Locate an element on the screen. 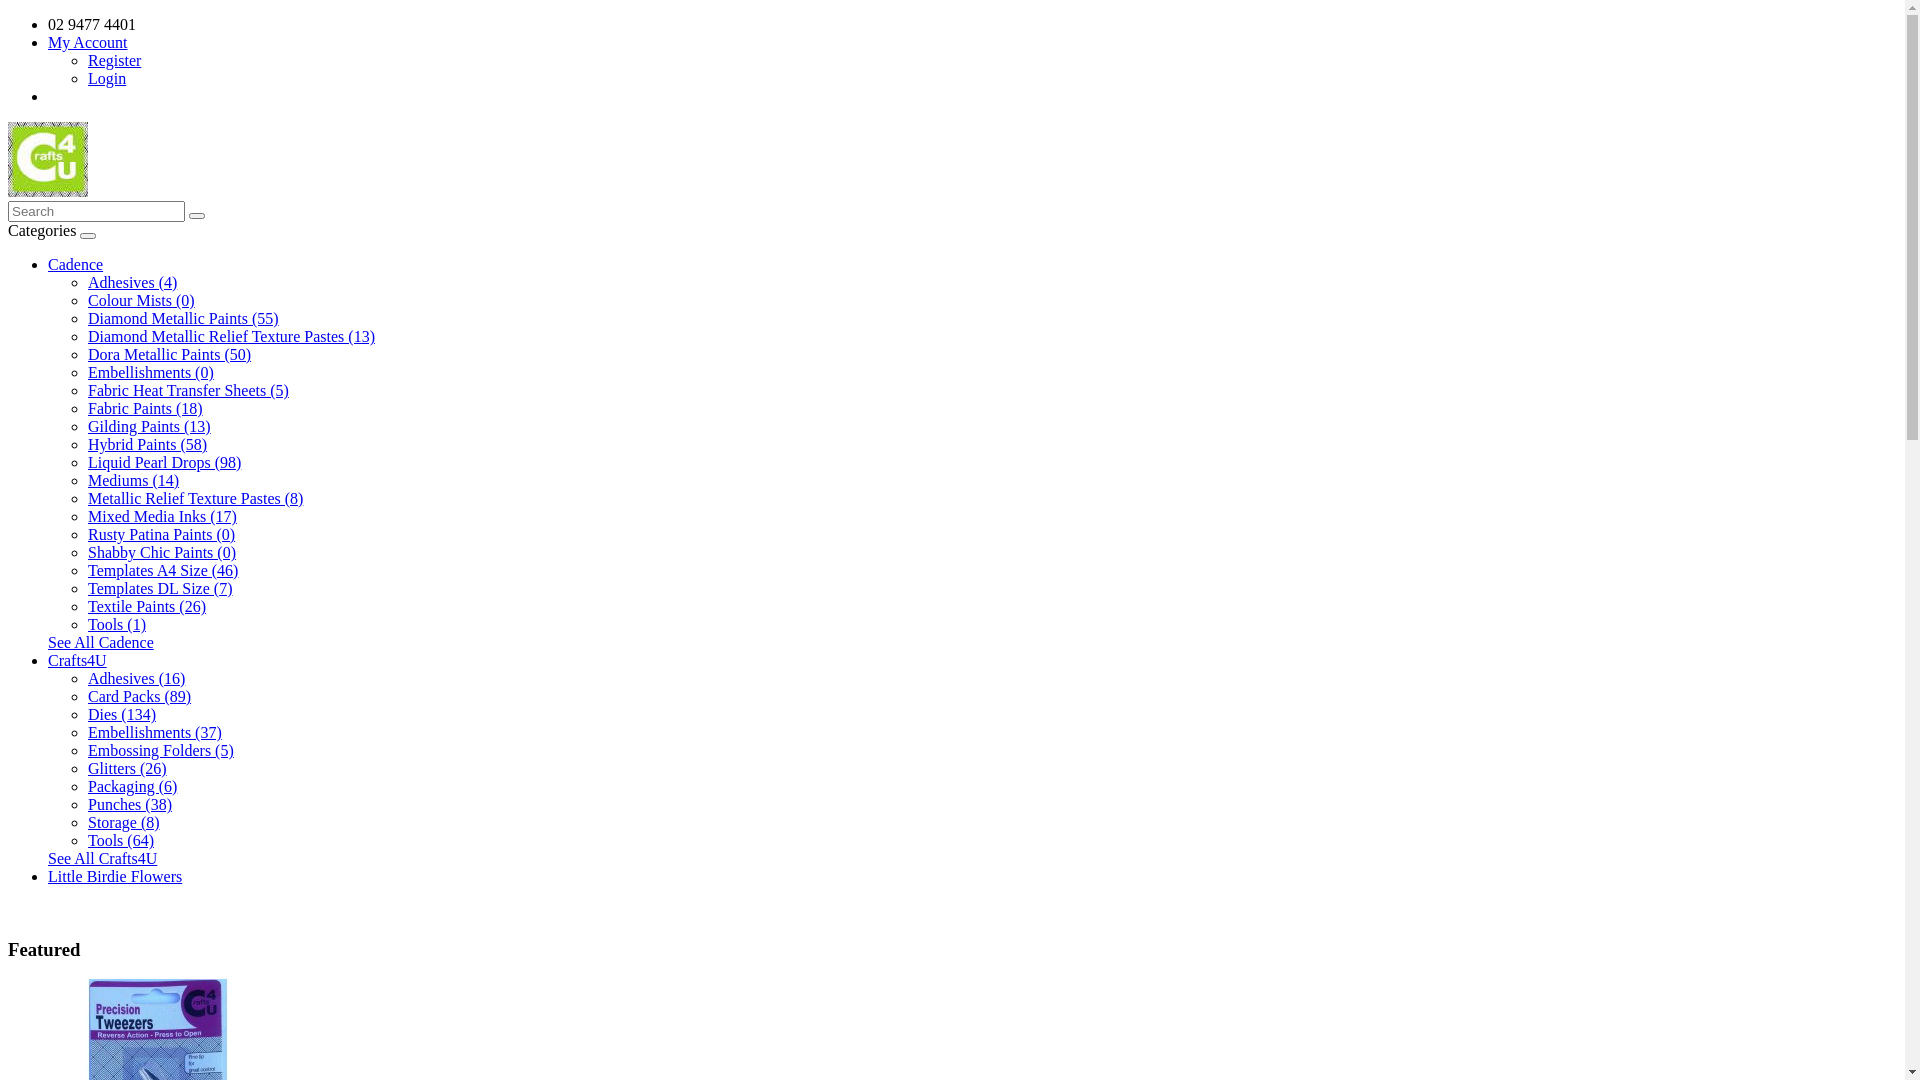  'Diamond Metallic Relief Texture Pastes (13)' is located at coordinates (86, 335).